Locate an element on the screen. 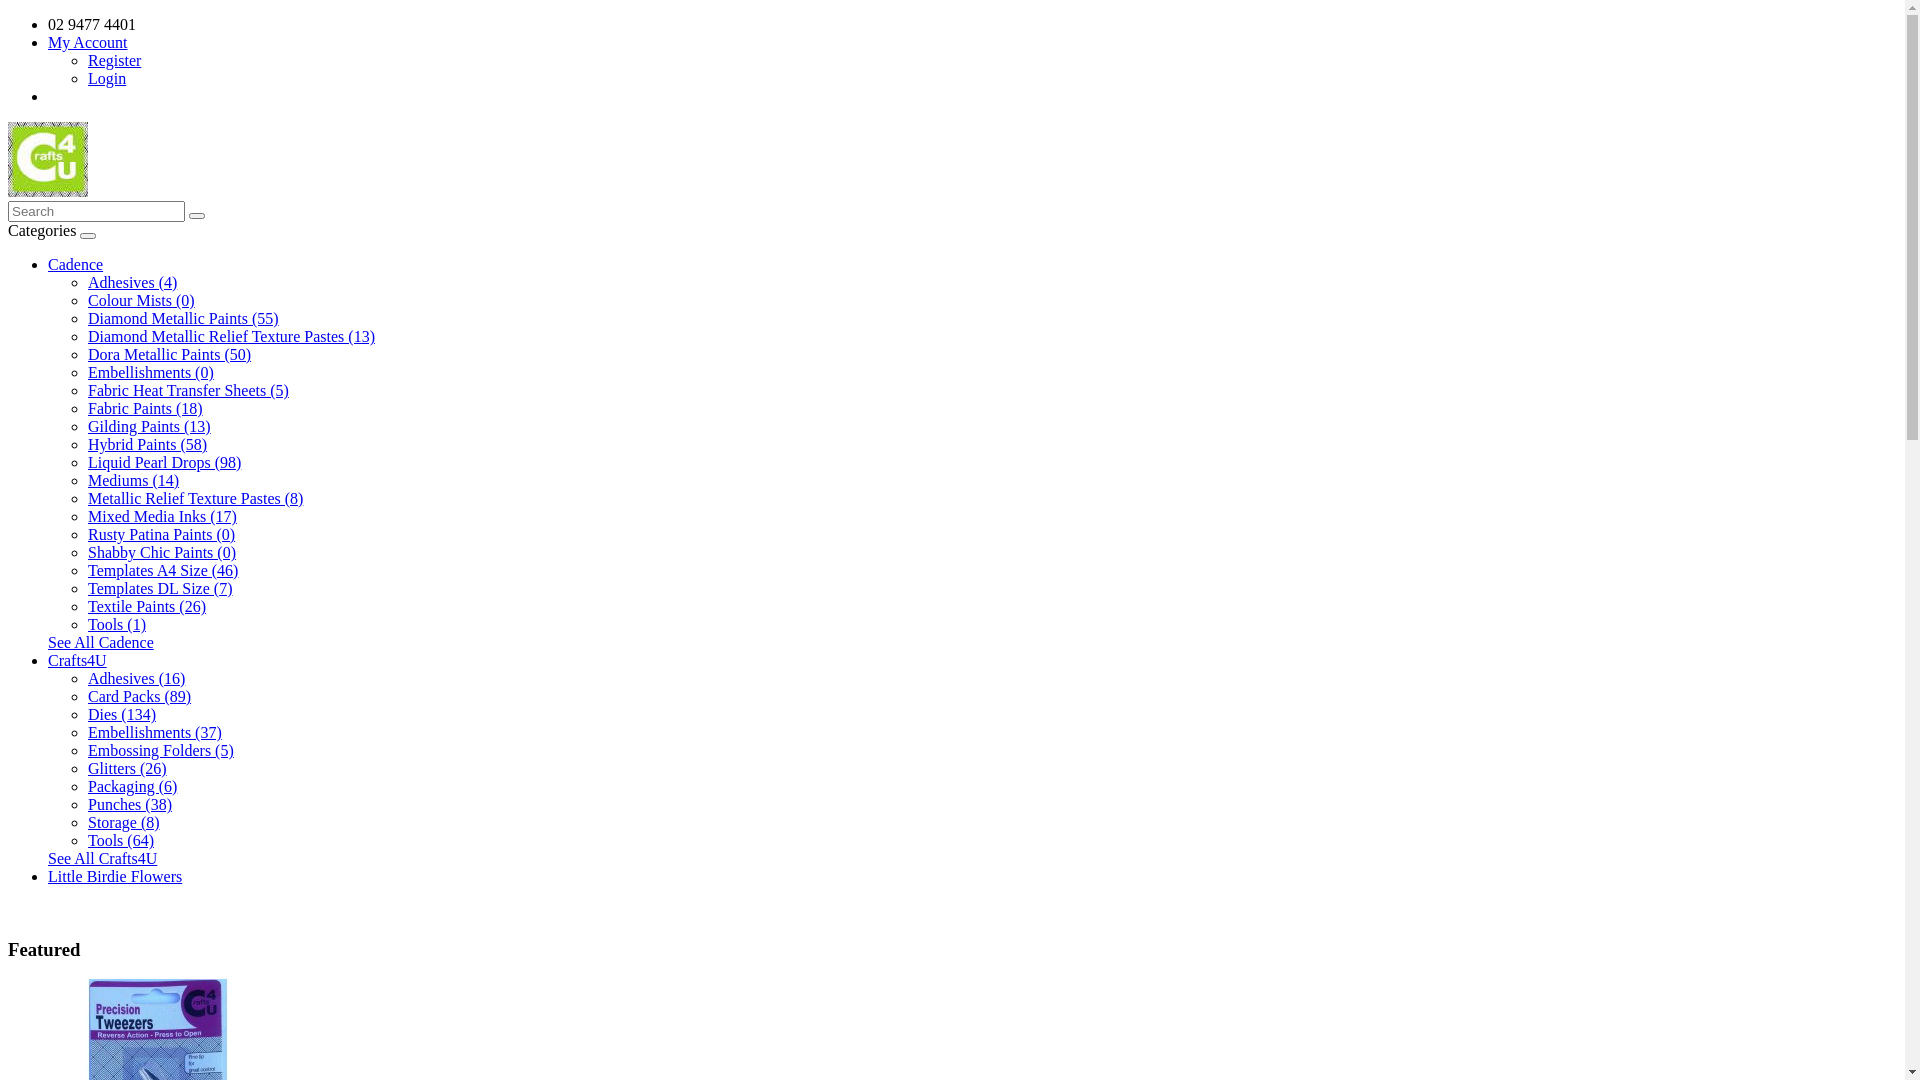  'Diamond Metallic Relief Texture Pastes (13)' is located at coordinates (86, 335).